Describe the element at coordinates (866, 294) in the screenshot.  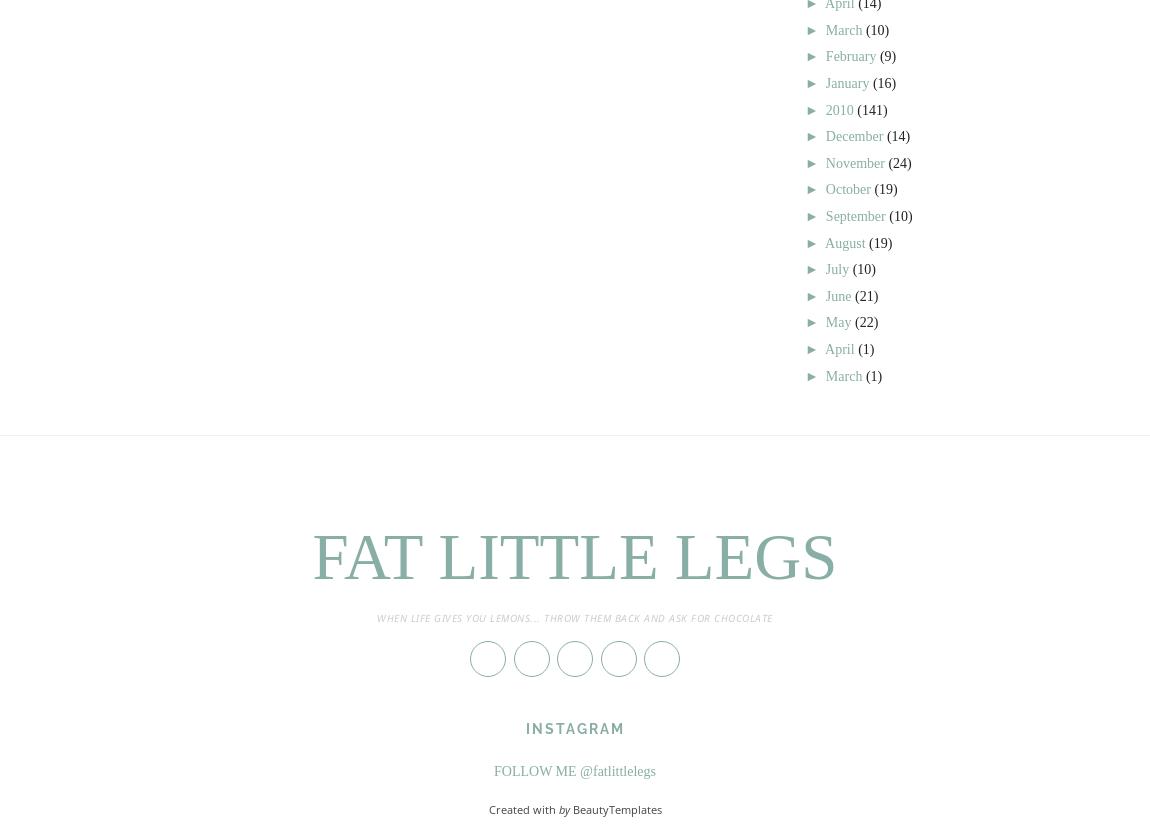
I see `'(21)'` at that location.